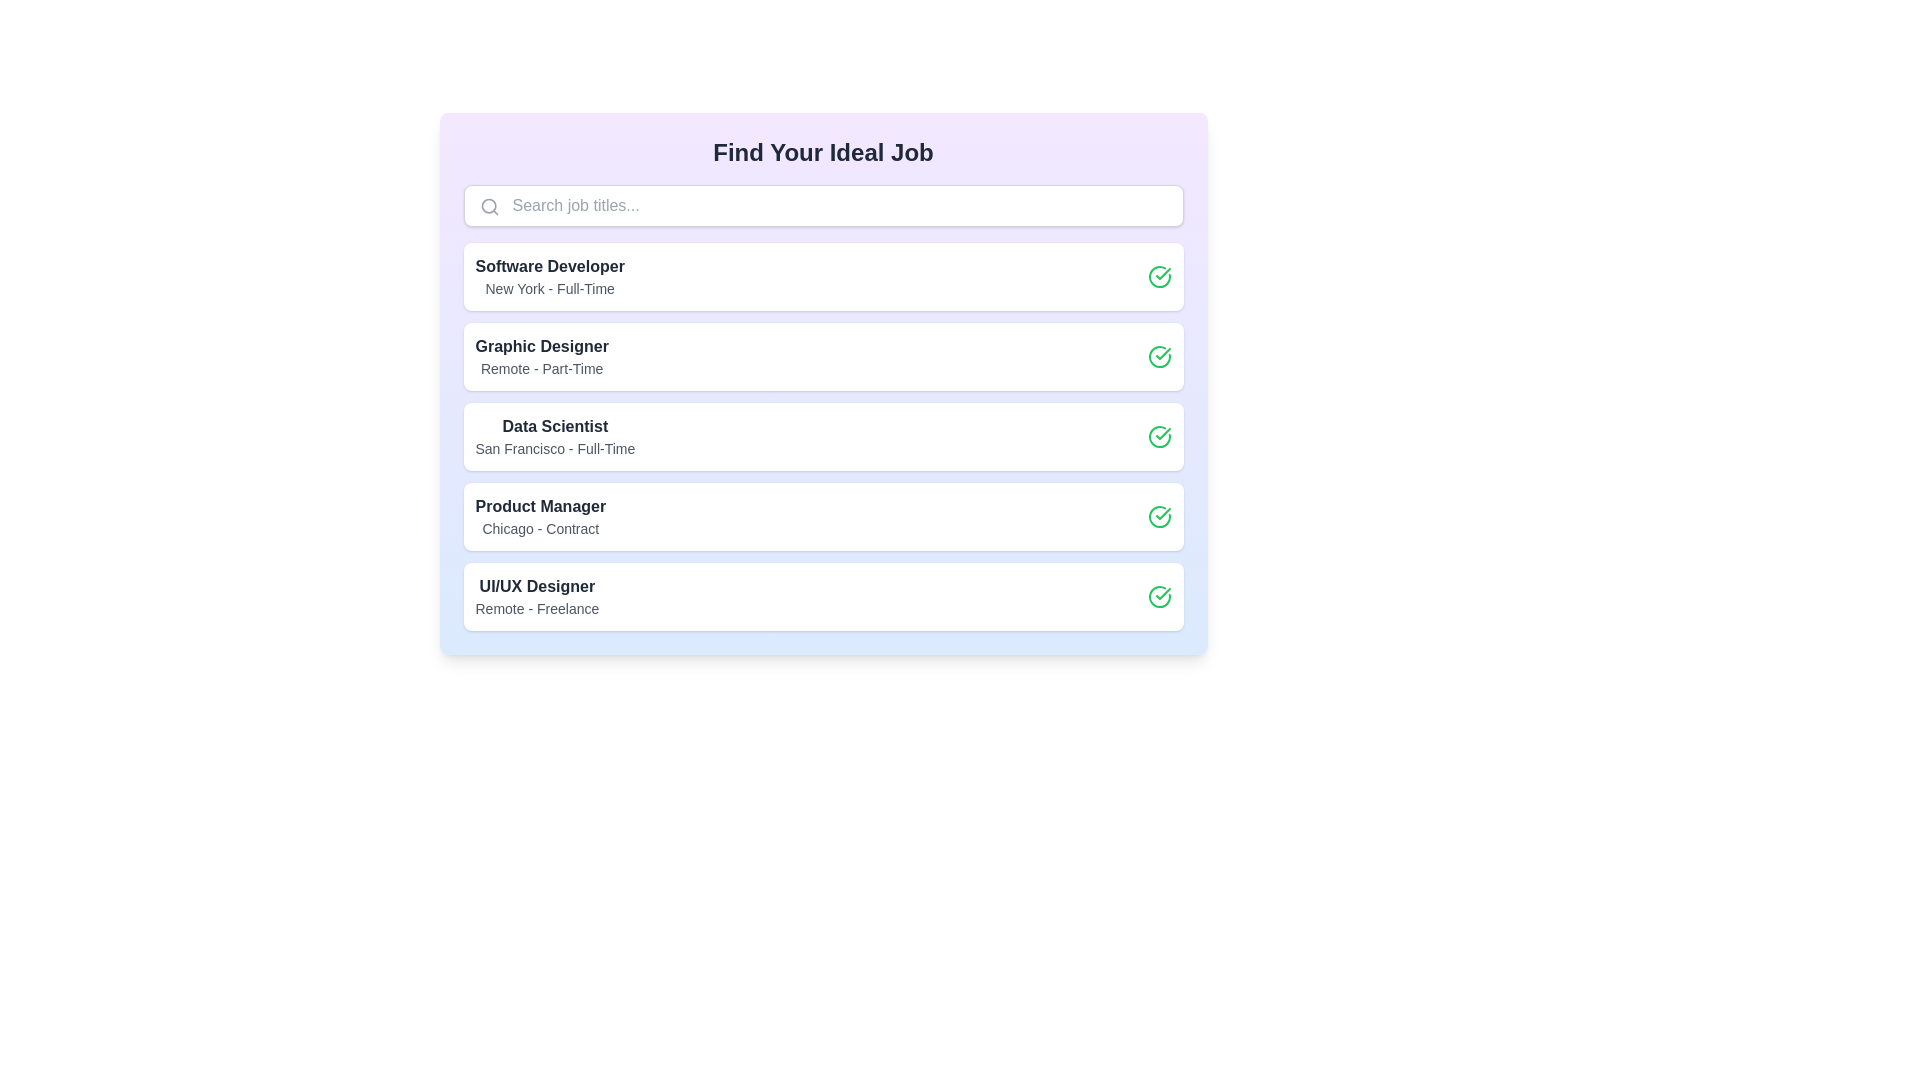 This screenshot has width=1920, height=1080. Describe the element at coordinates (1162, 273) in the screenshot. I see `the SVG graphical element that forms part of a checkmark within a circular structure, indicating approval for the job entry 'Graphic Designer, Remote - Part-Time'` at that location.